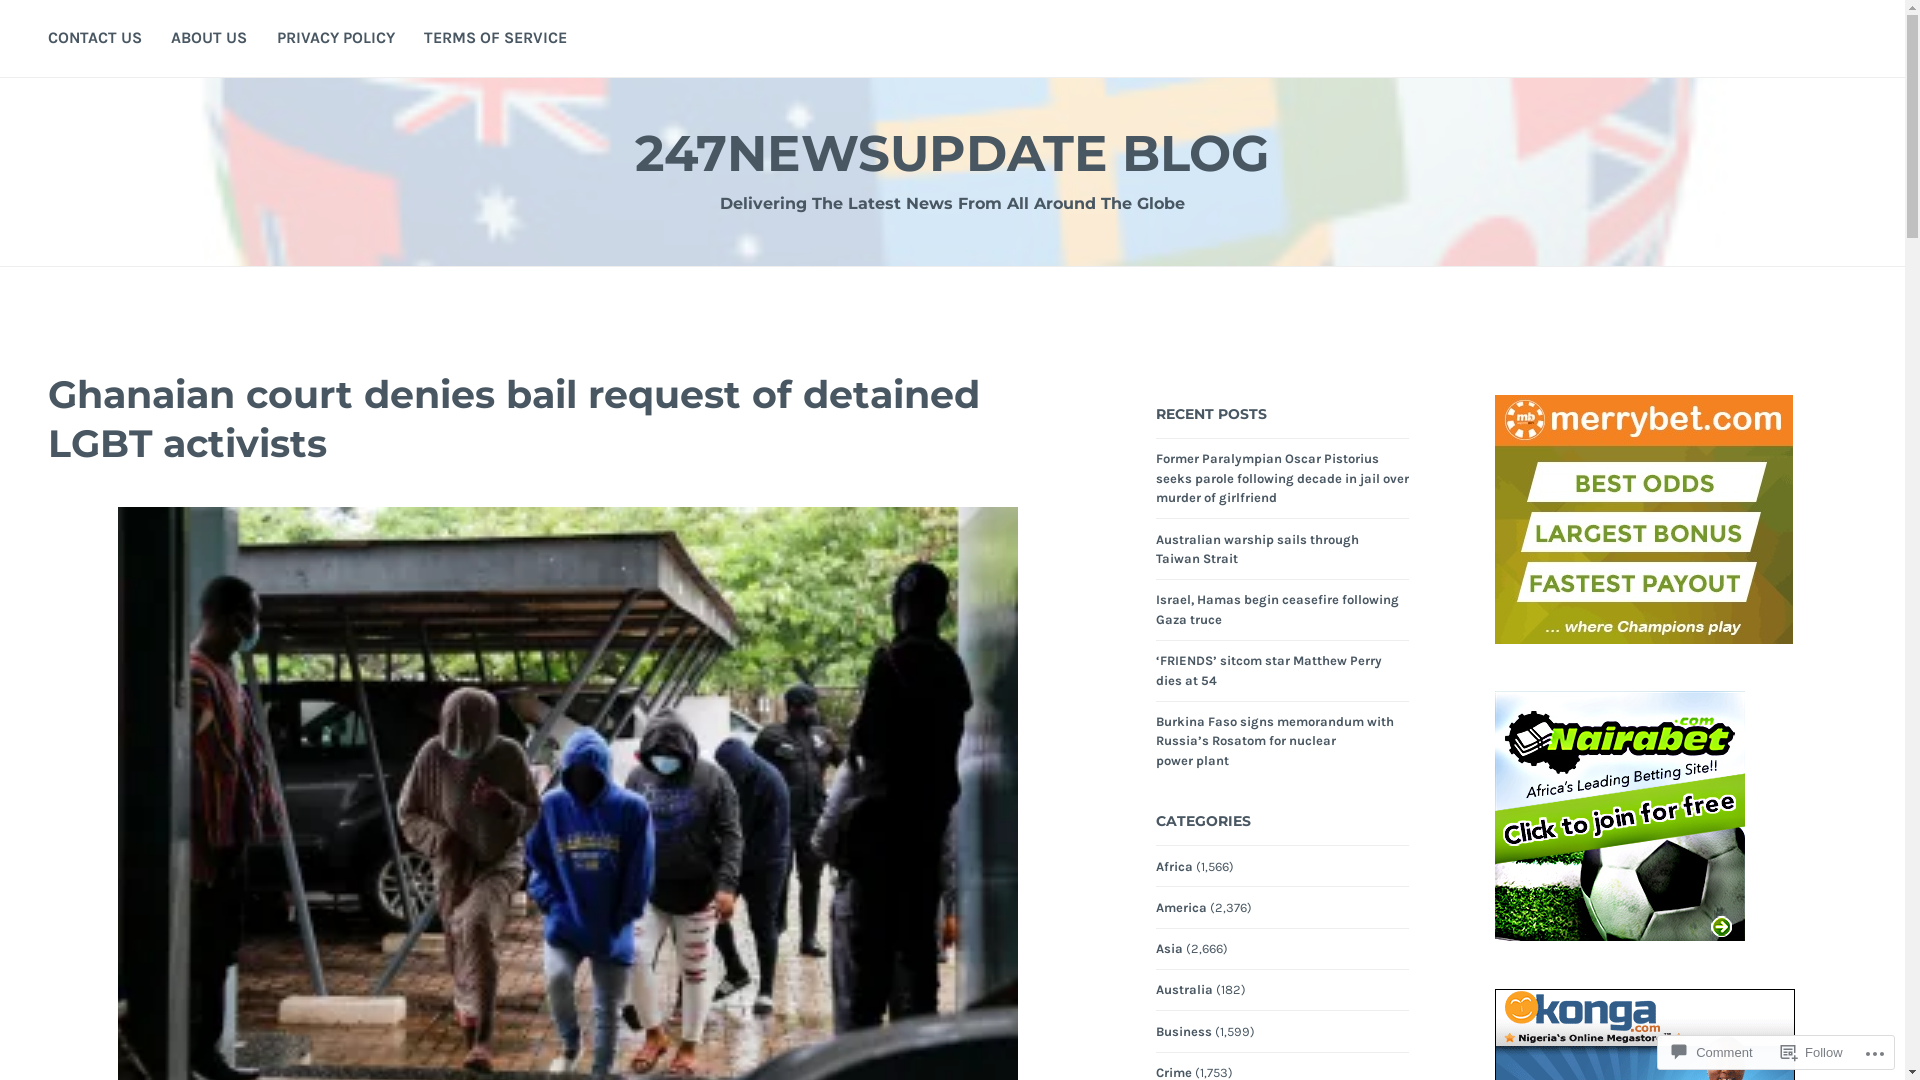 This screenshot has height=1080, width=1920. I want to click on 'CONTACT US', so click(94, 38).